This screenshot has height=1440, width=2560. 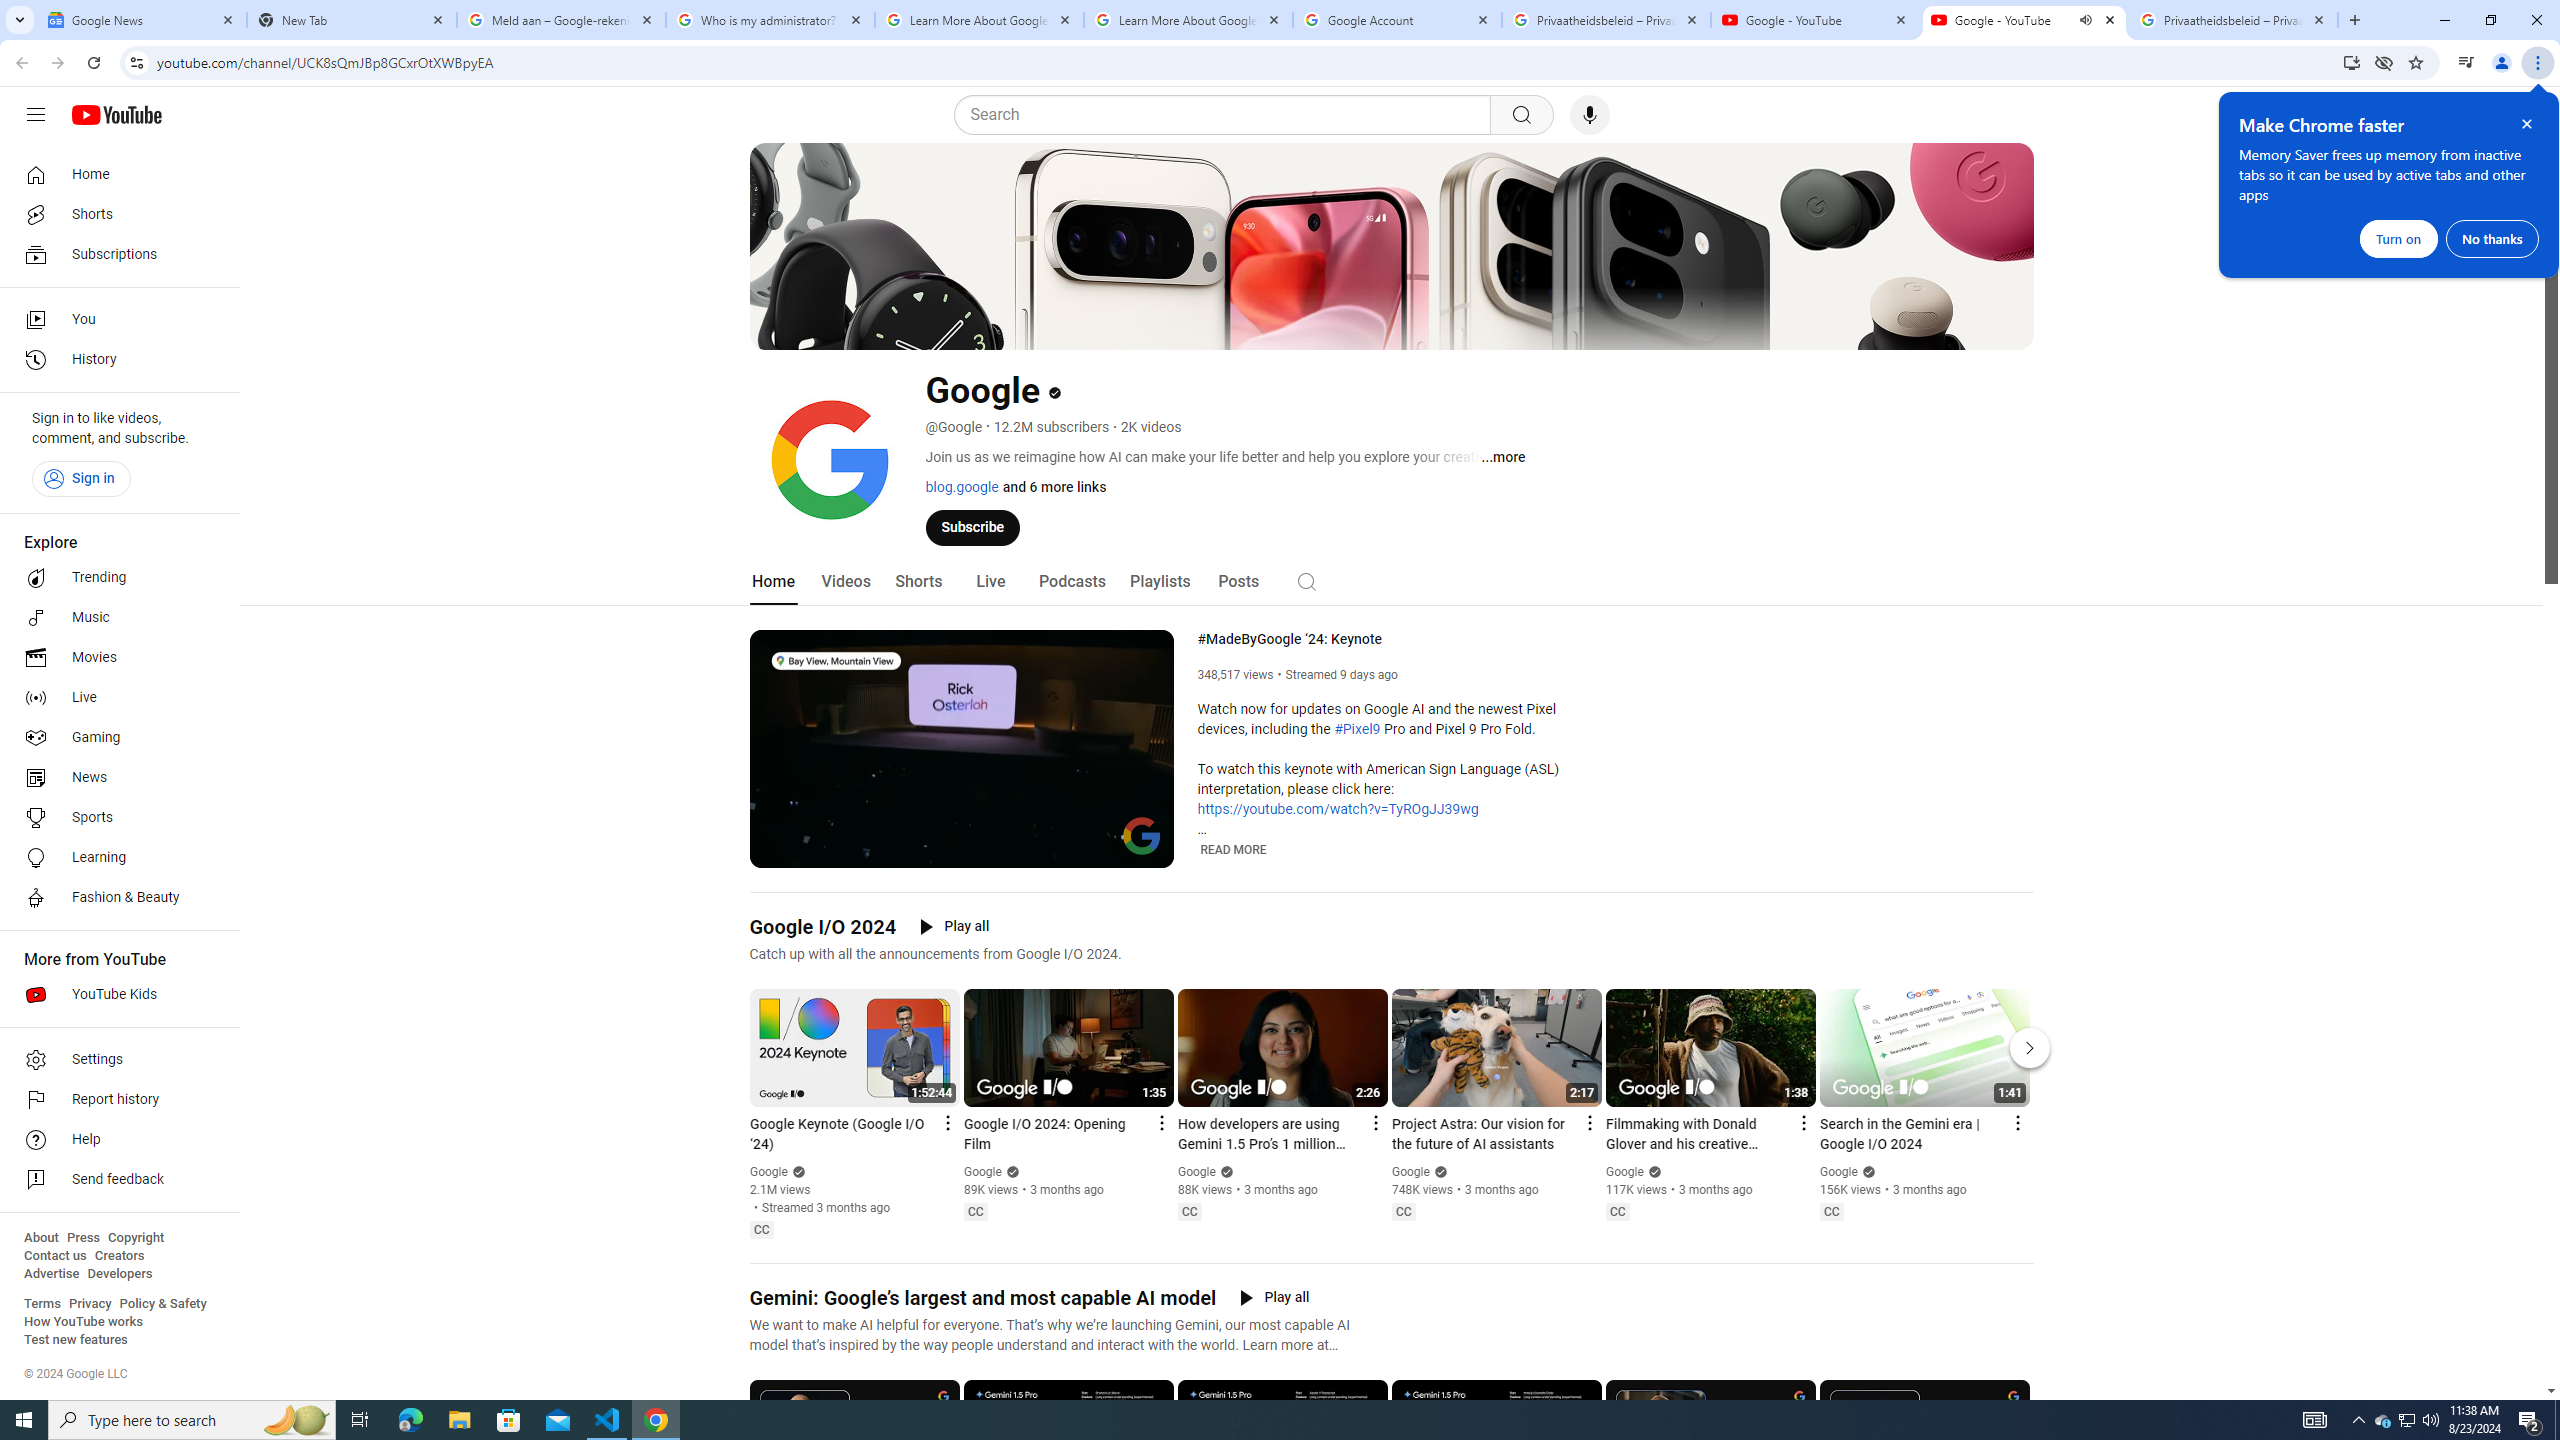 What do you see at coordinates (1071, 581) in the screenshot?
I see `'Podcasts'` at bounding box center [1071, 581].